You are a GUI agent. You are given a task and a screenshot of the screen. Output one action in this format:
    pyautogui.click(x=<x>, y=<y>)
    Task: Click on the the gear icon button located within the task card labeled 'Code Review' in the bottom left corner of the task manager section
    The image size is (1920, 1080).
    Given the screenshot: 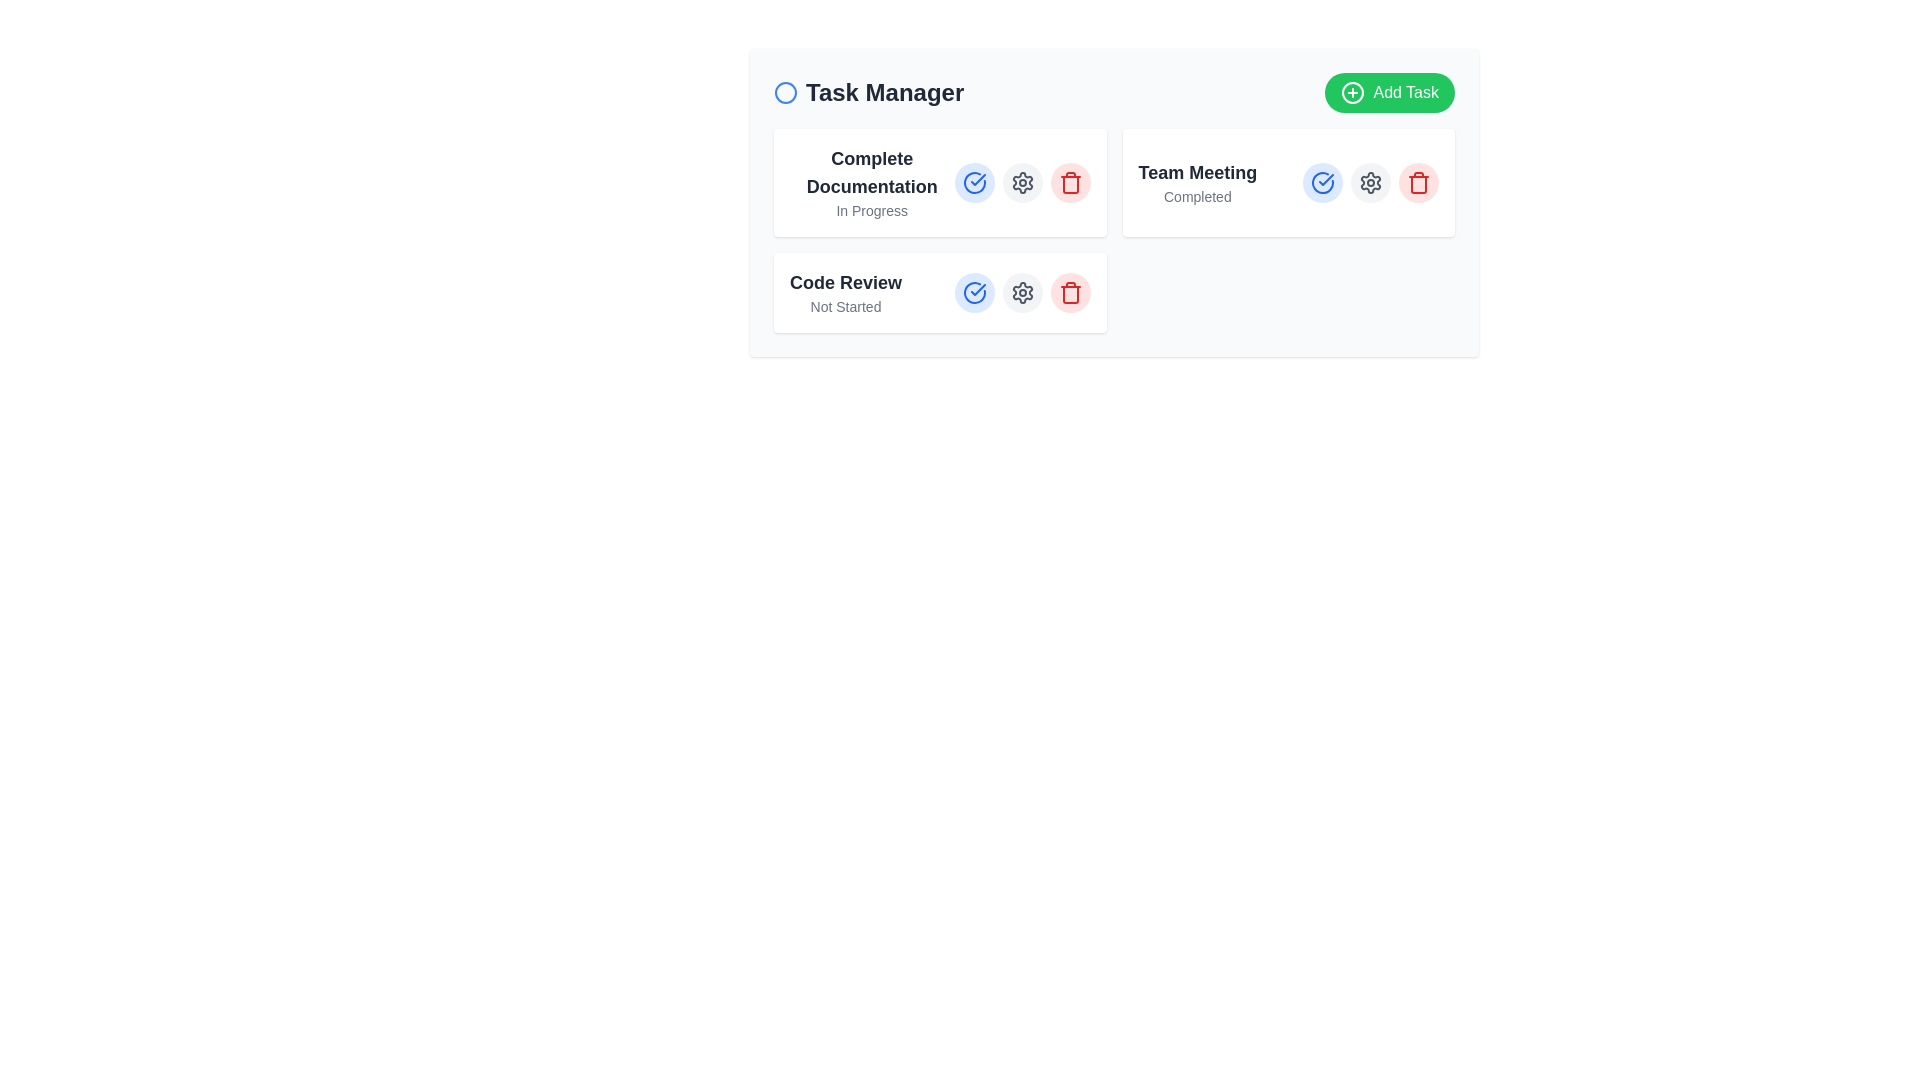 What is the action you would take?
    pyautogui.click(x=1022, y=182)
    